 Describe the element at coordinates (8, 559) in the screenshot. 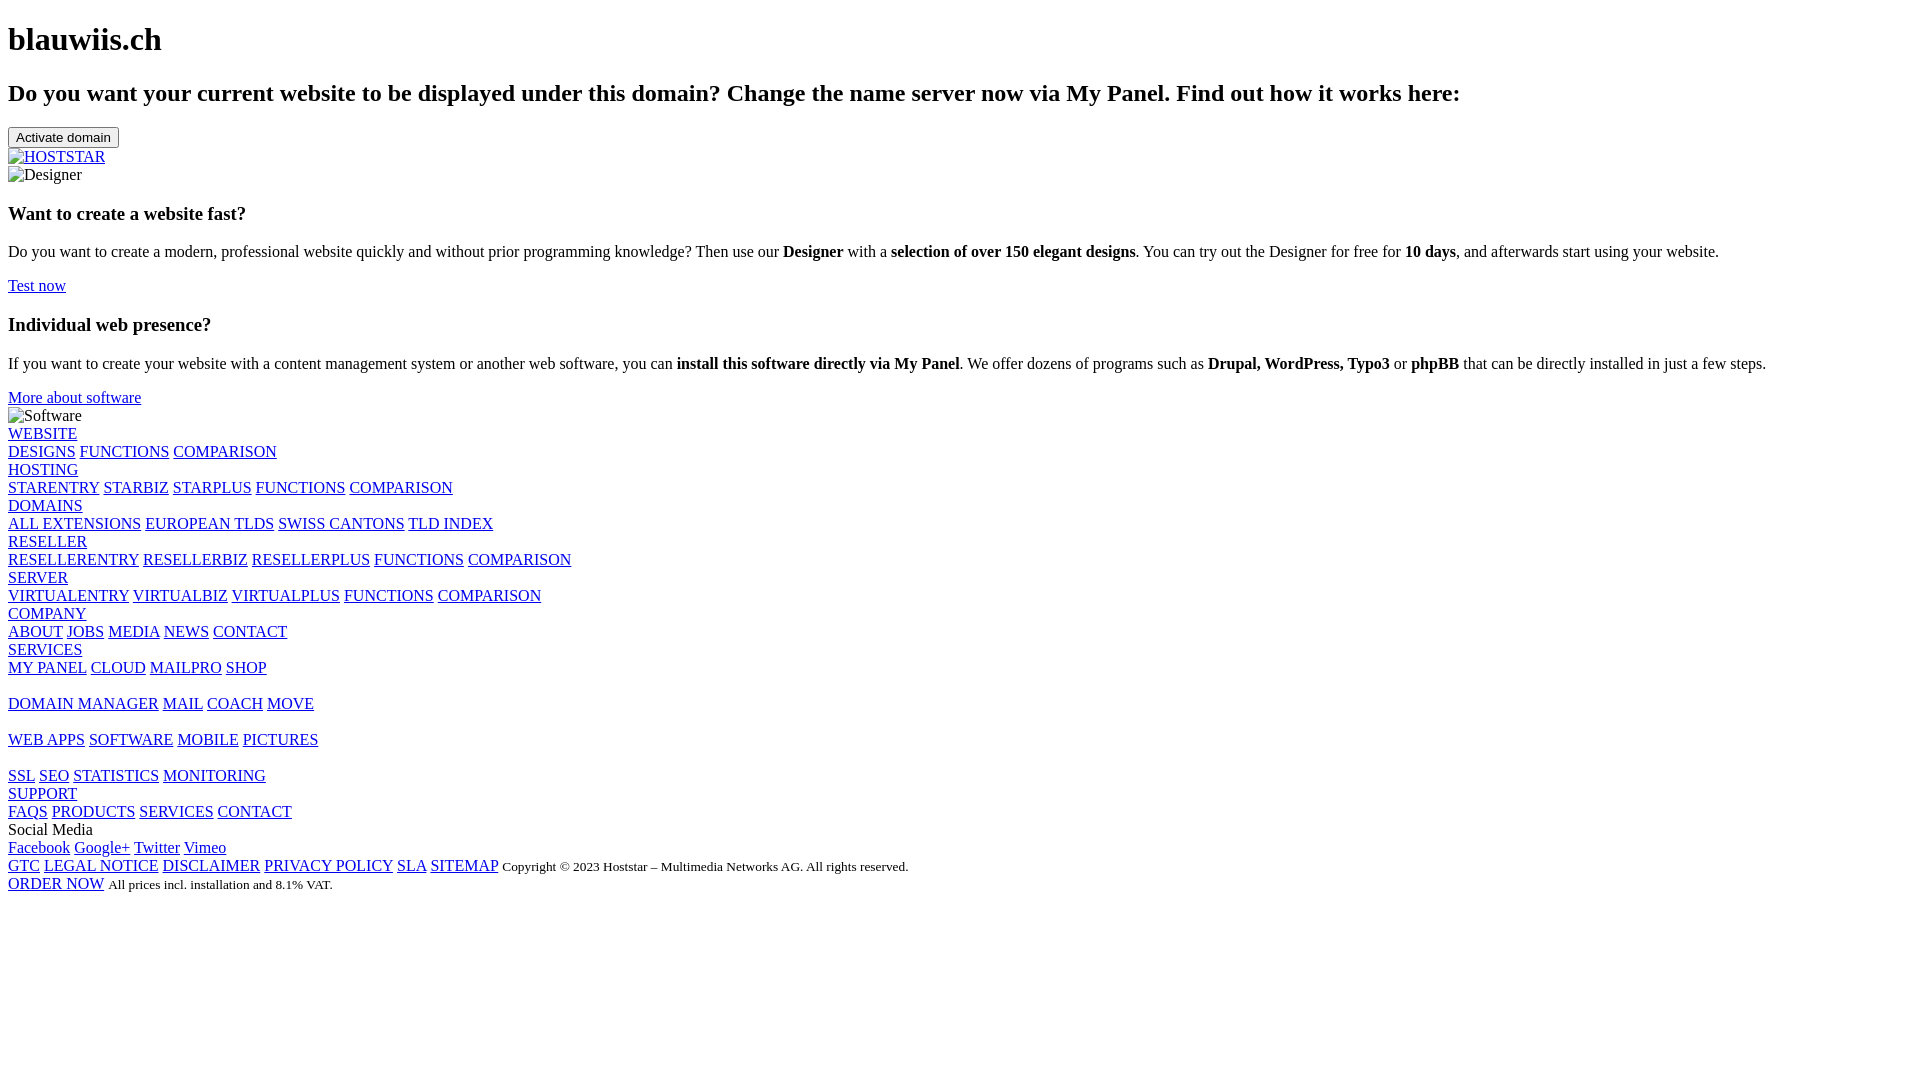

I see `'RESELLERENTRY'` at that location.